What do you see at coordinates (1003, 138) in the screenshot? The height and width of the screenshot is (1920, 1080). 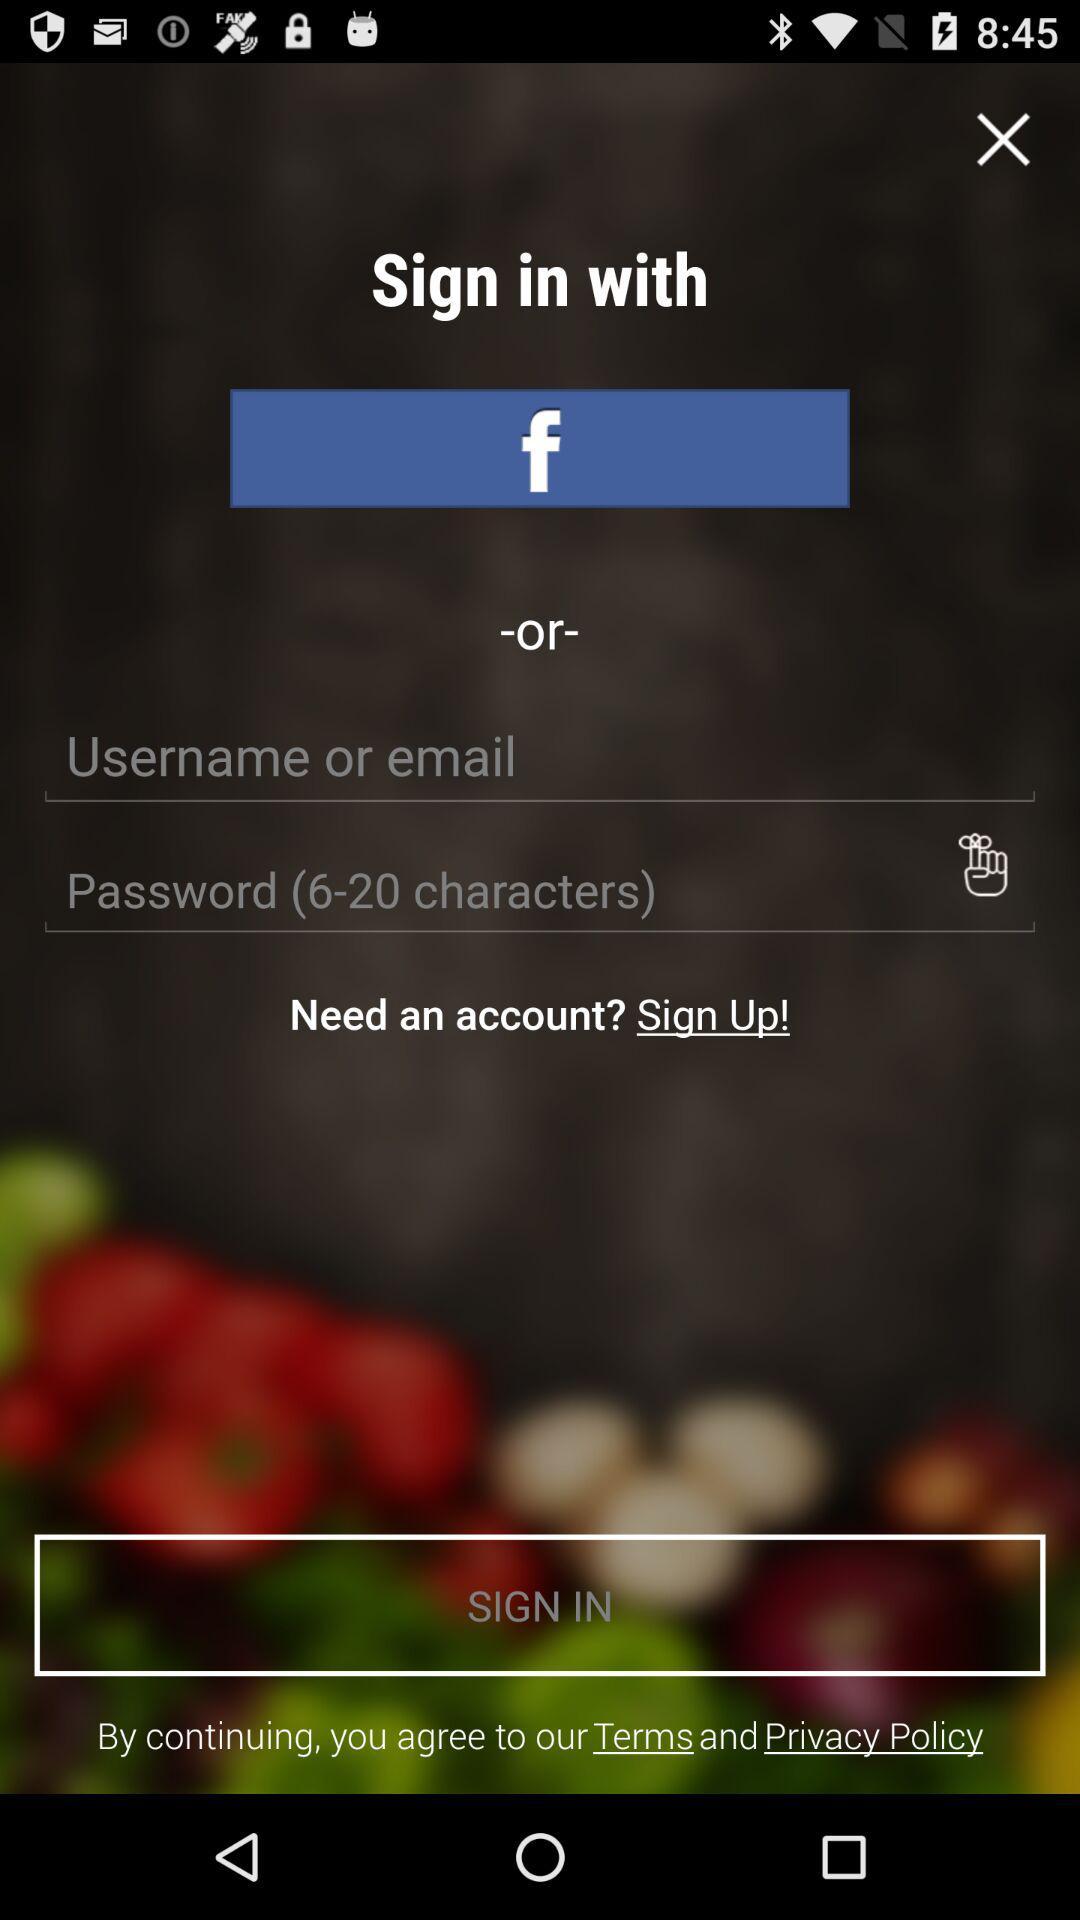 I see `cance` at bounding box center [1003, 138].